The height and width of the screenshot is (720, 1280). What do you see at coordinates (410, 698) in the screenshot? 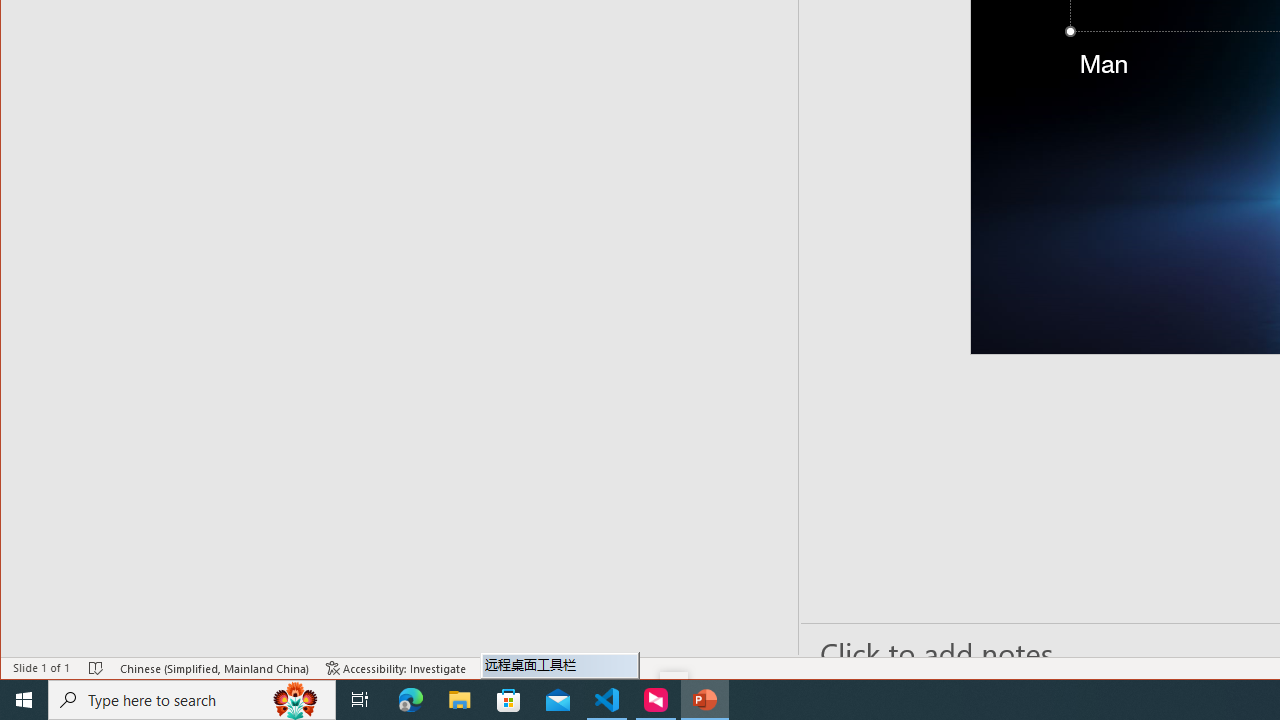
I see `'Microsoft Edge'` at bounding box center [410, 698].